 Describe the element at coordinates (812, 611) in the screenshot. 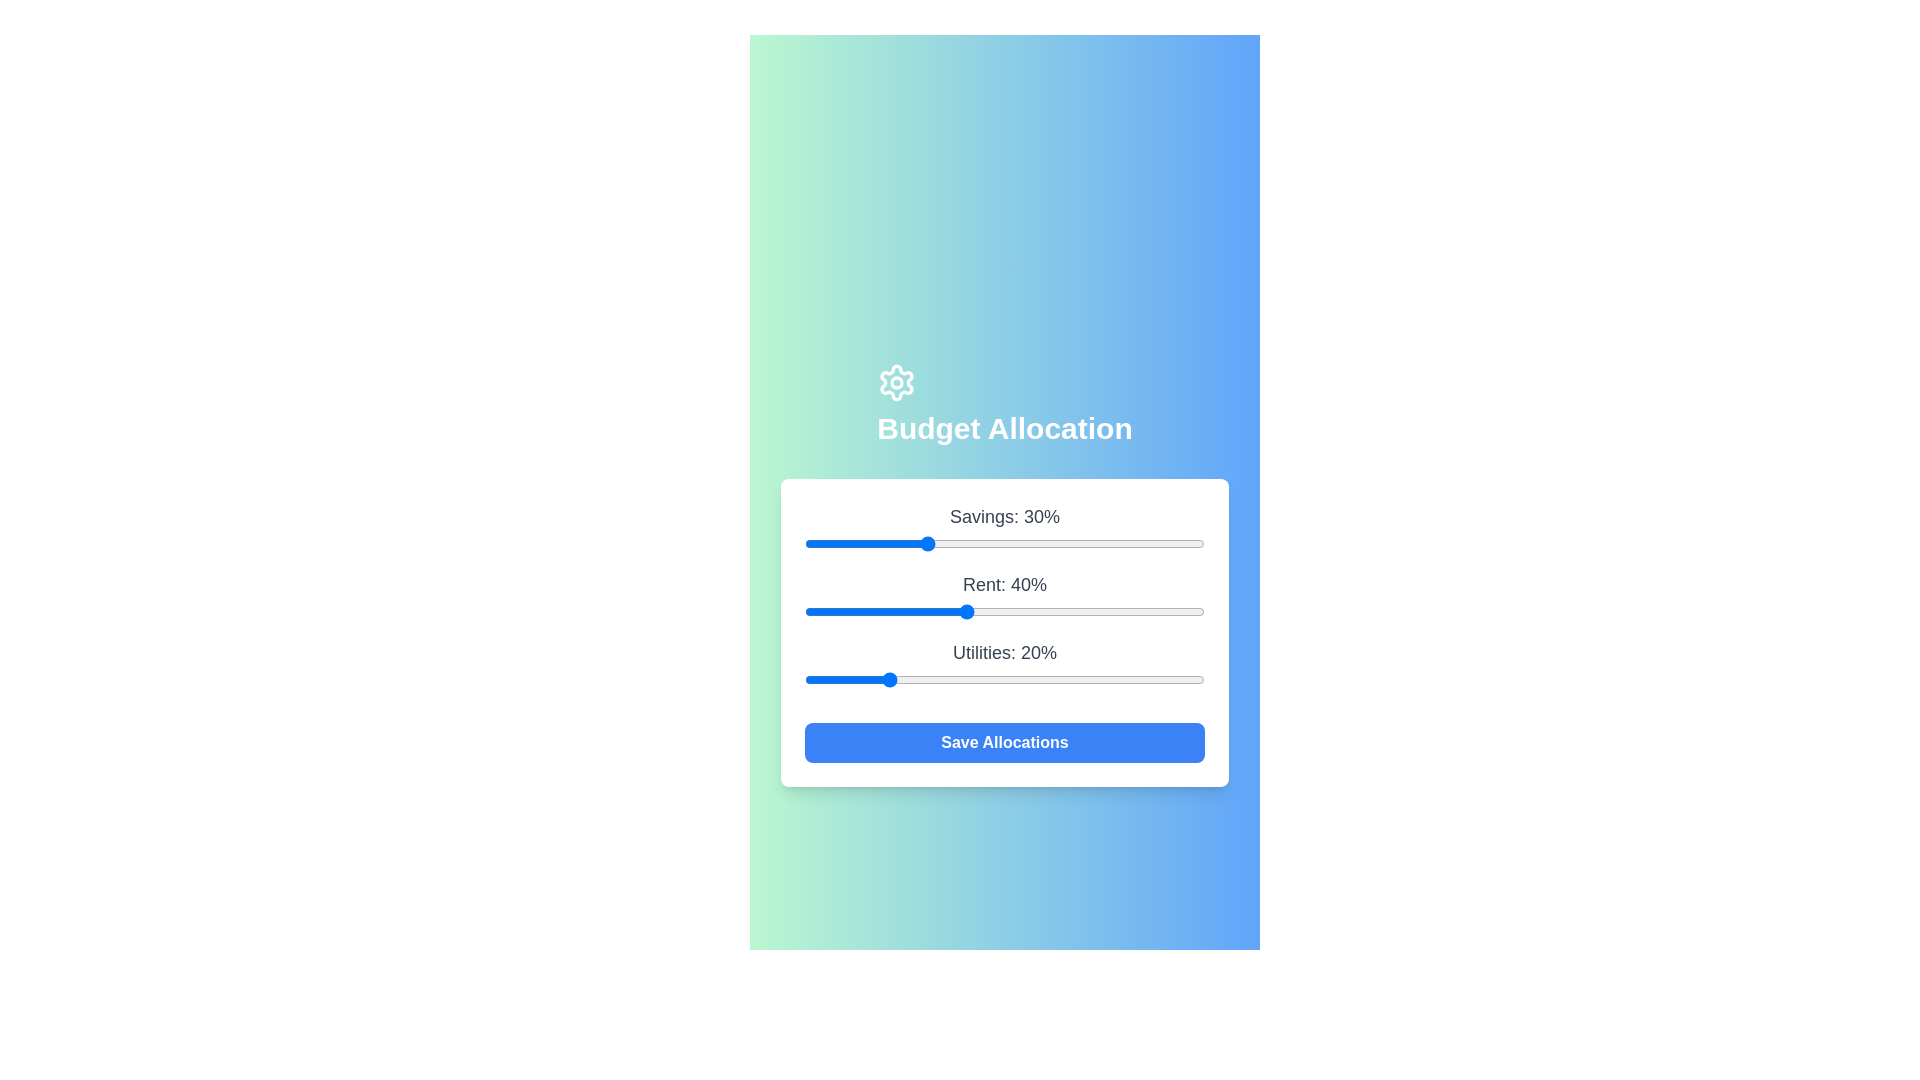

I see `the 'Rent' slider to 2%` at that location.